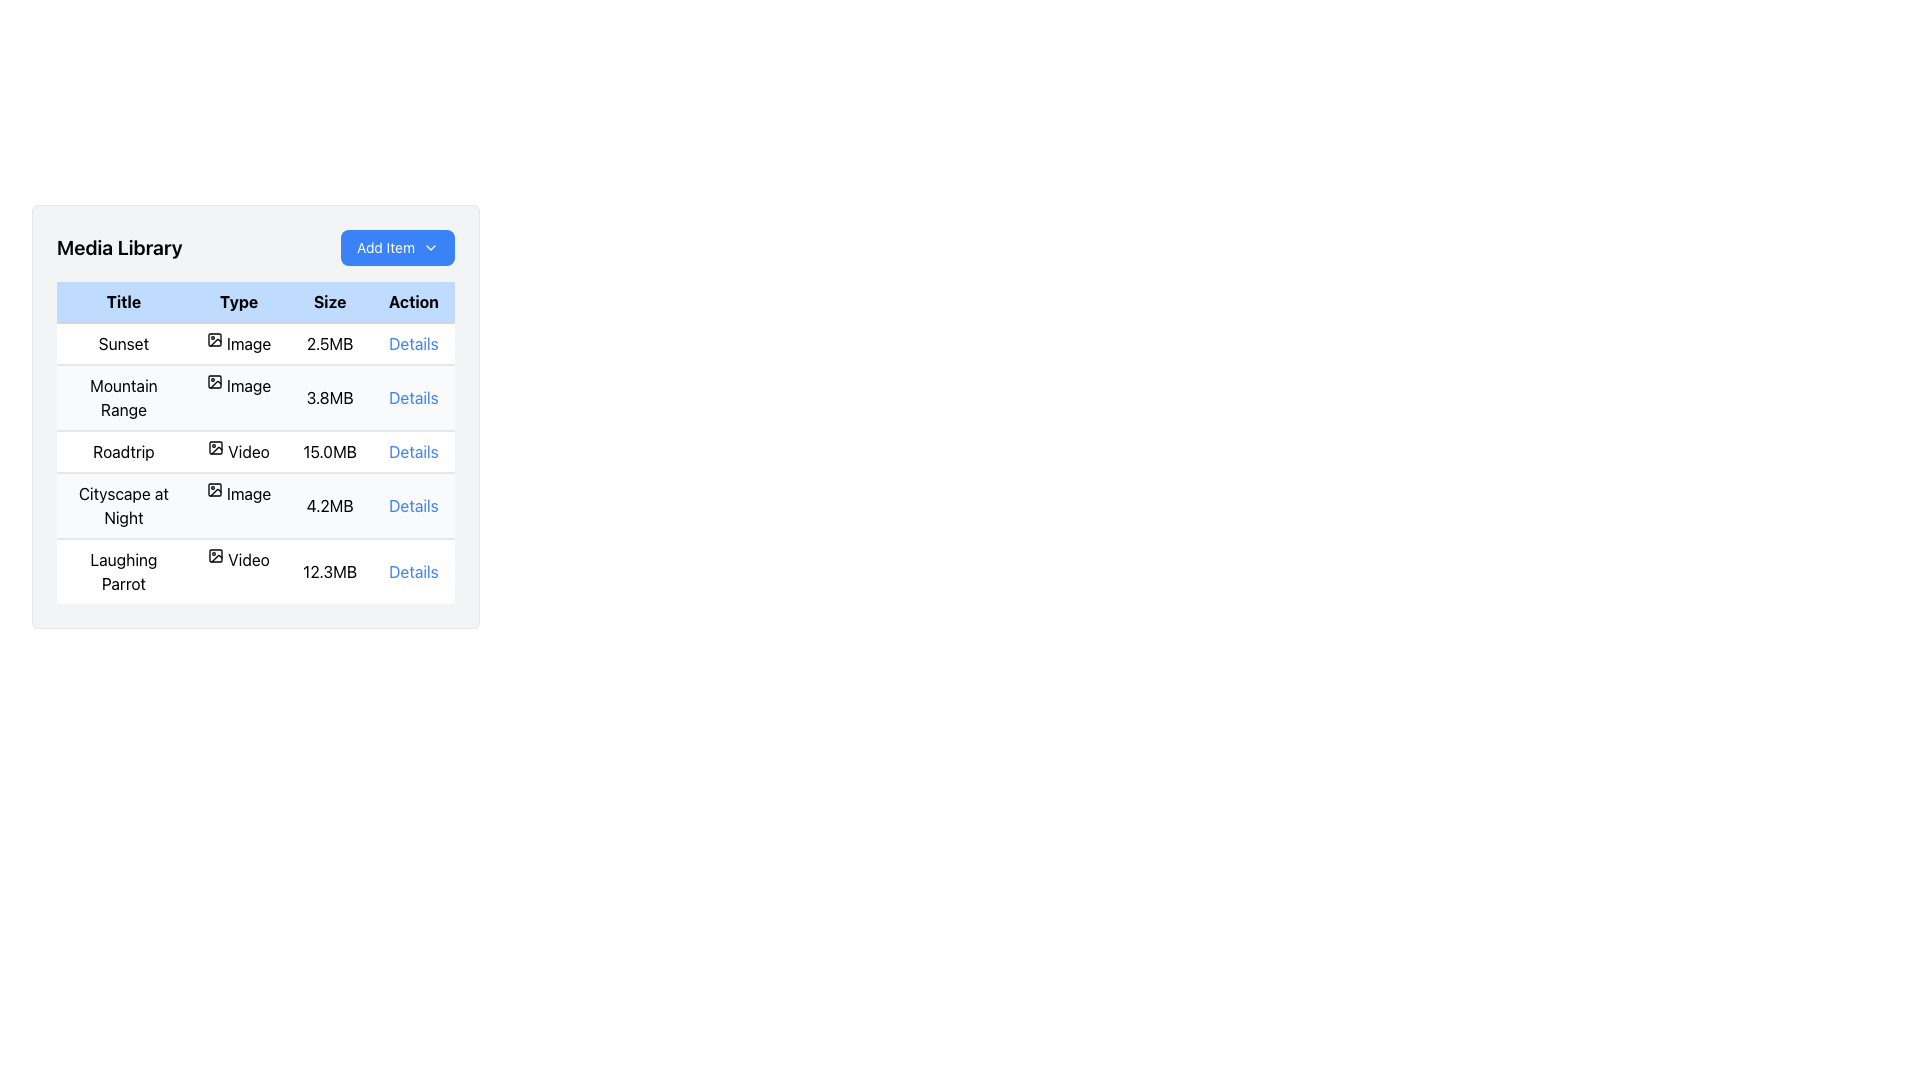 The width and height of the screenshot is (1920, 1080). Describe the element at coordinates (239, 451) in the screenshot. I see `the text label with an icon that indicates the media type for the 'Roadtrip' entry, which denotes it is a video file` at that location.